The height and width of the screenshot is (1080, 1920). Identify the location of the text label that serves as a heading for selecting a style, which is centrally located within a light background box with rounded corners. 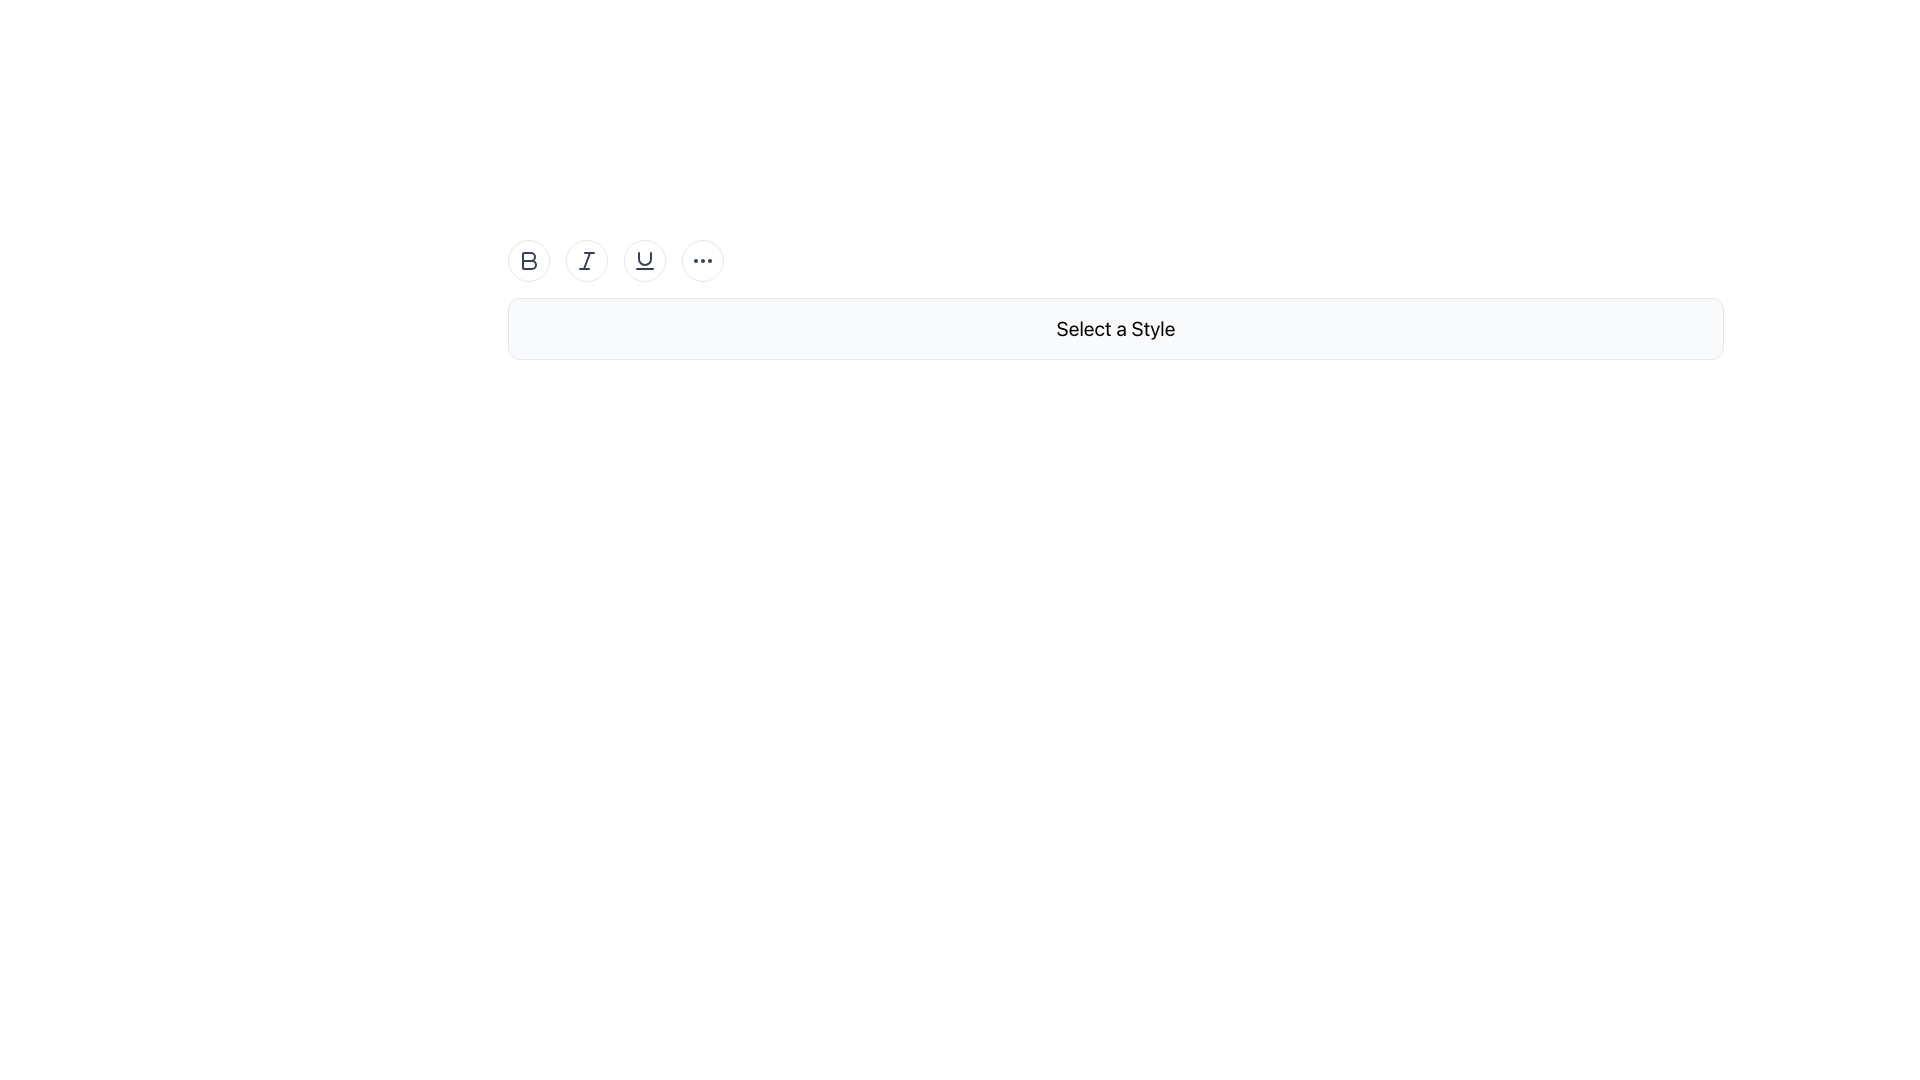
(1115, 327).